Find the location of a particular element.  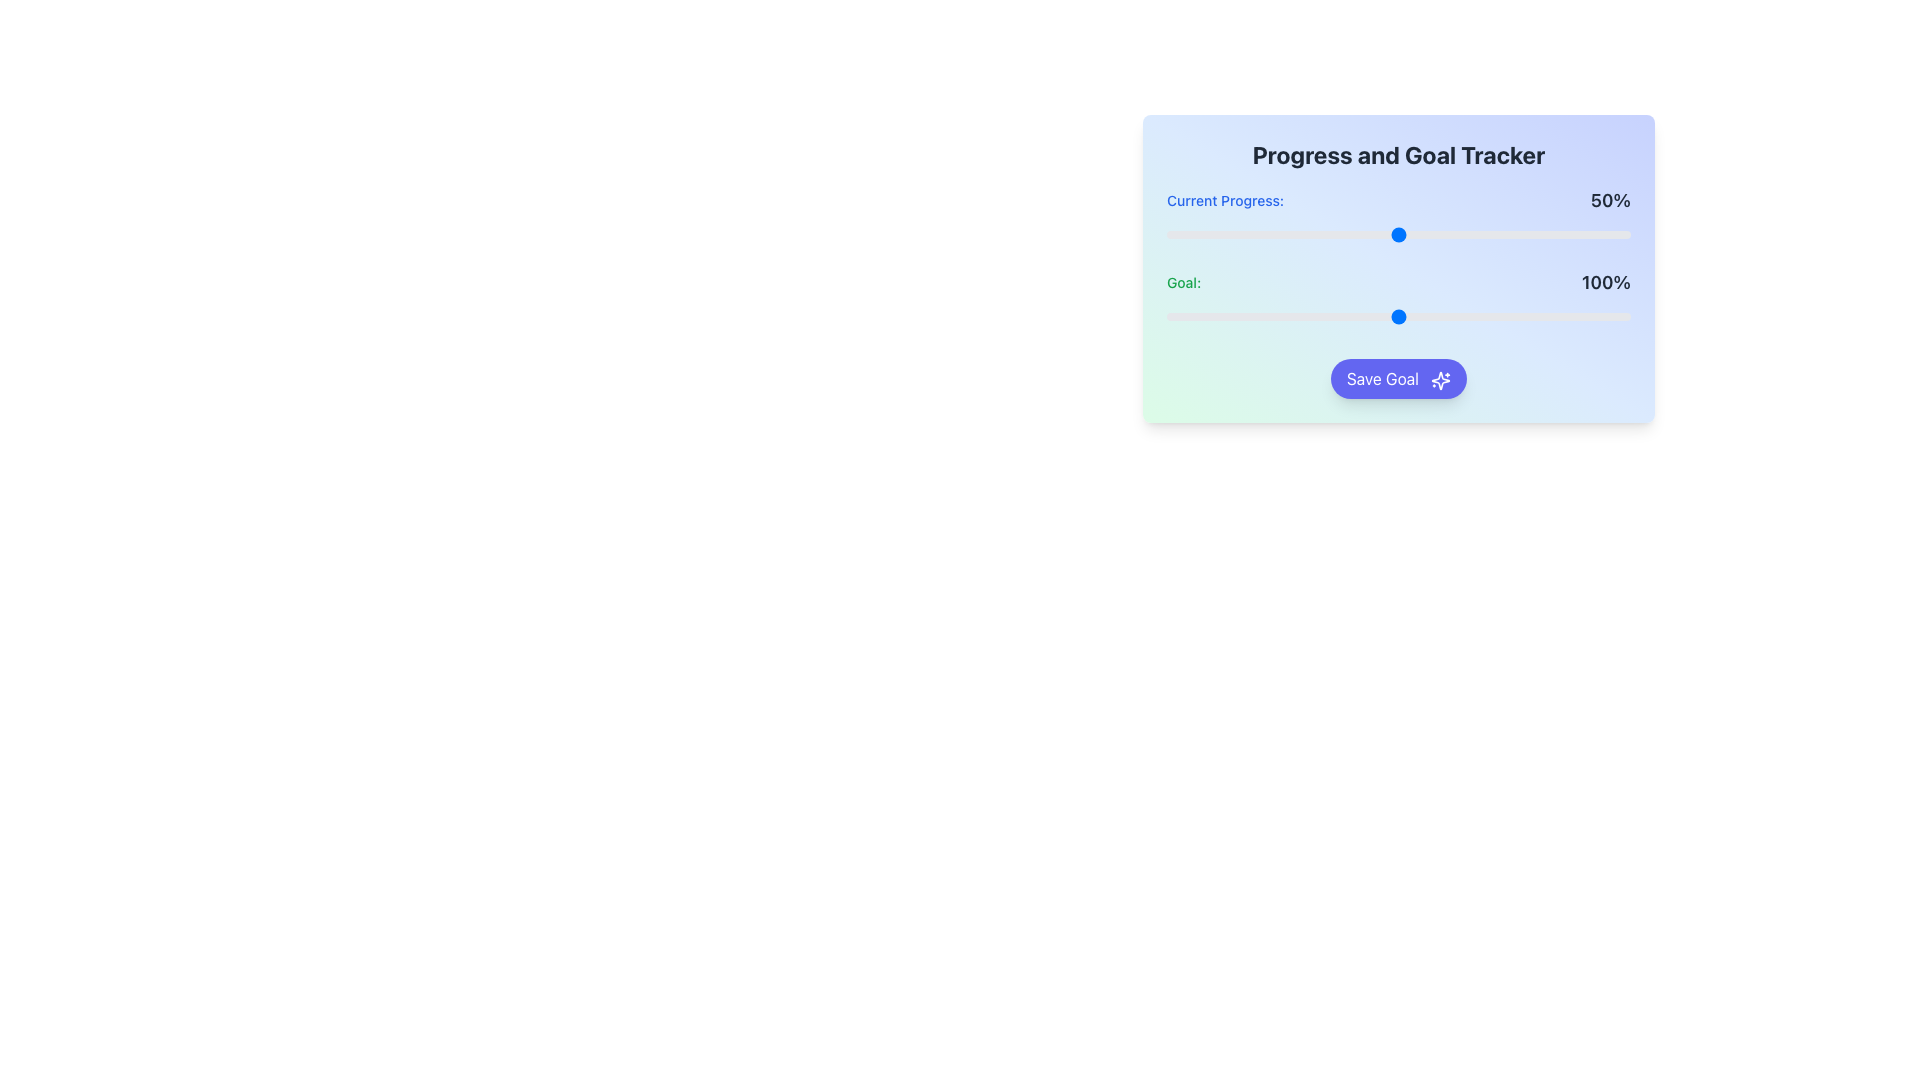

the 'Save Goal' button with a blue background and white text is located at coordinates (1397, 378).